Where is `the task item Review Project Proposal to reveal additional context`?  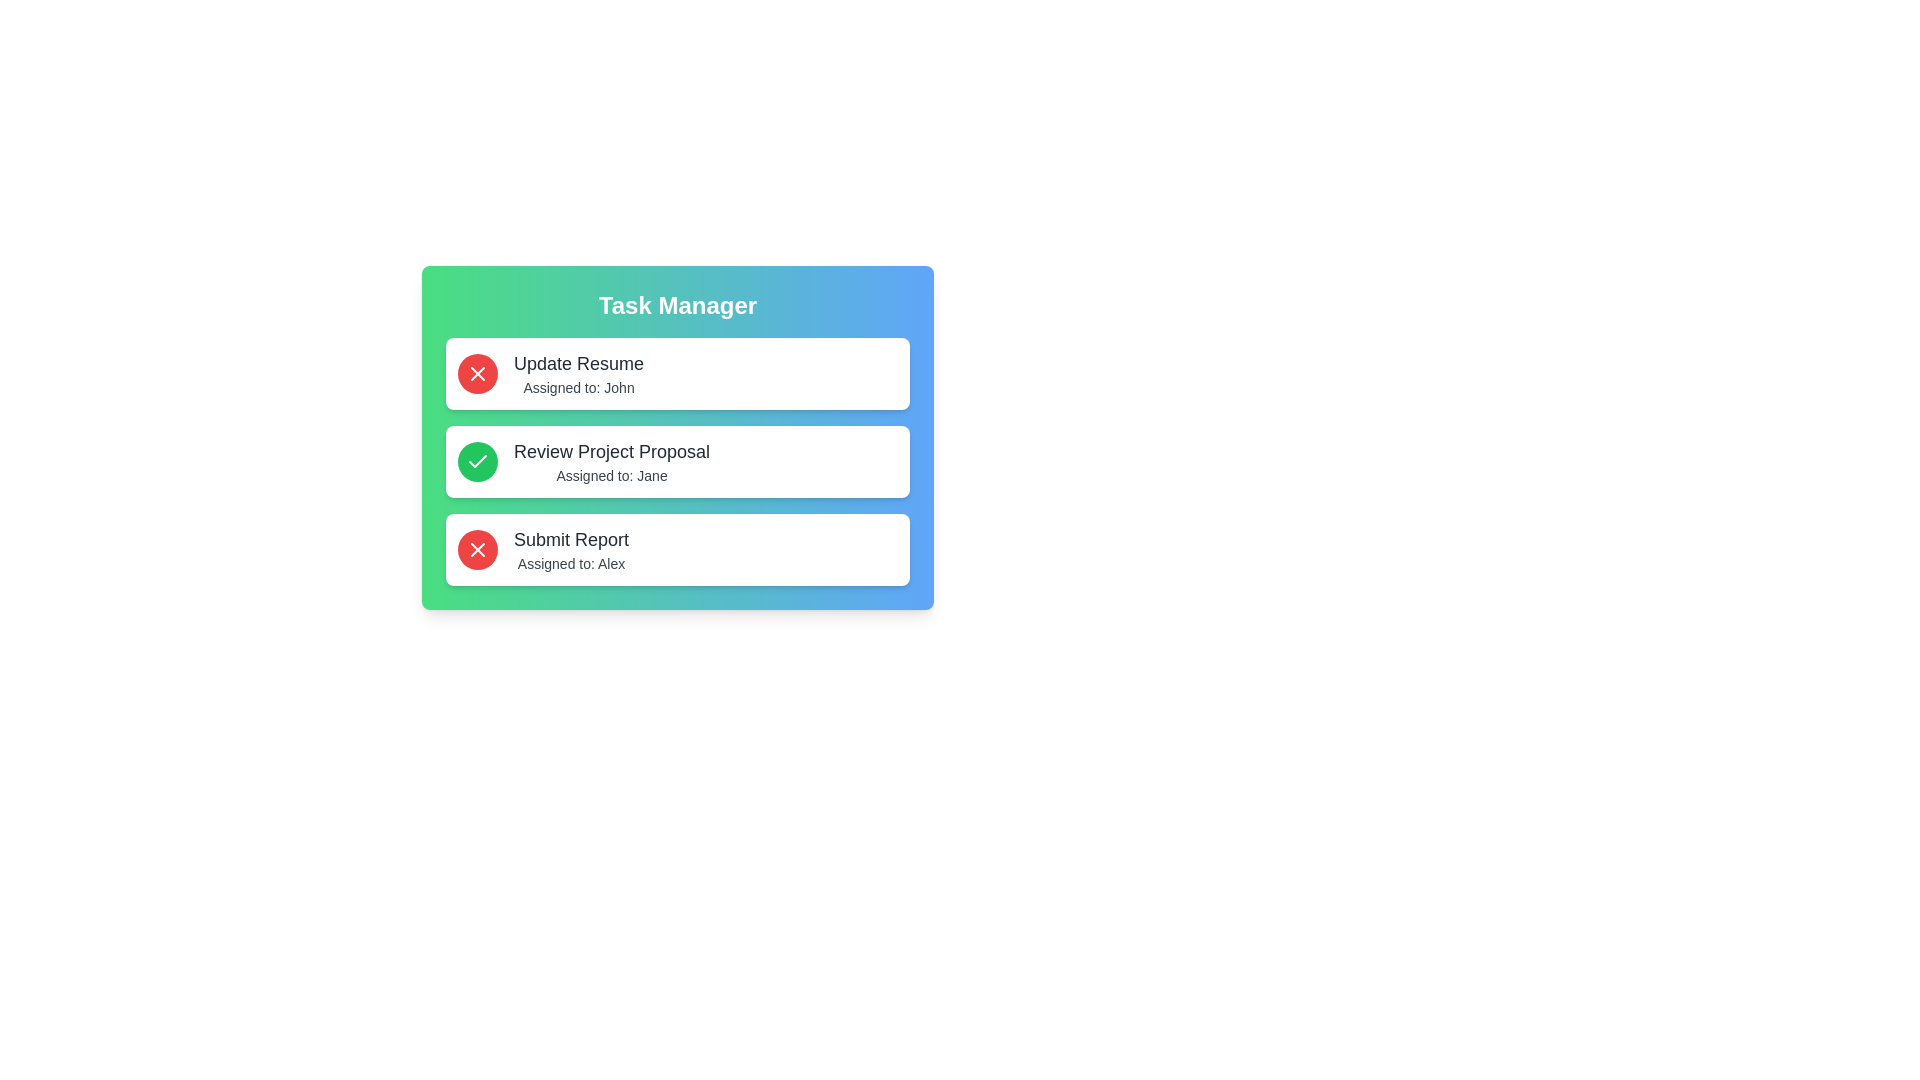 the task item Review Project Proposal to reveal additional context is located at coordinates (677, 462).